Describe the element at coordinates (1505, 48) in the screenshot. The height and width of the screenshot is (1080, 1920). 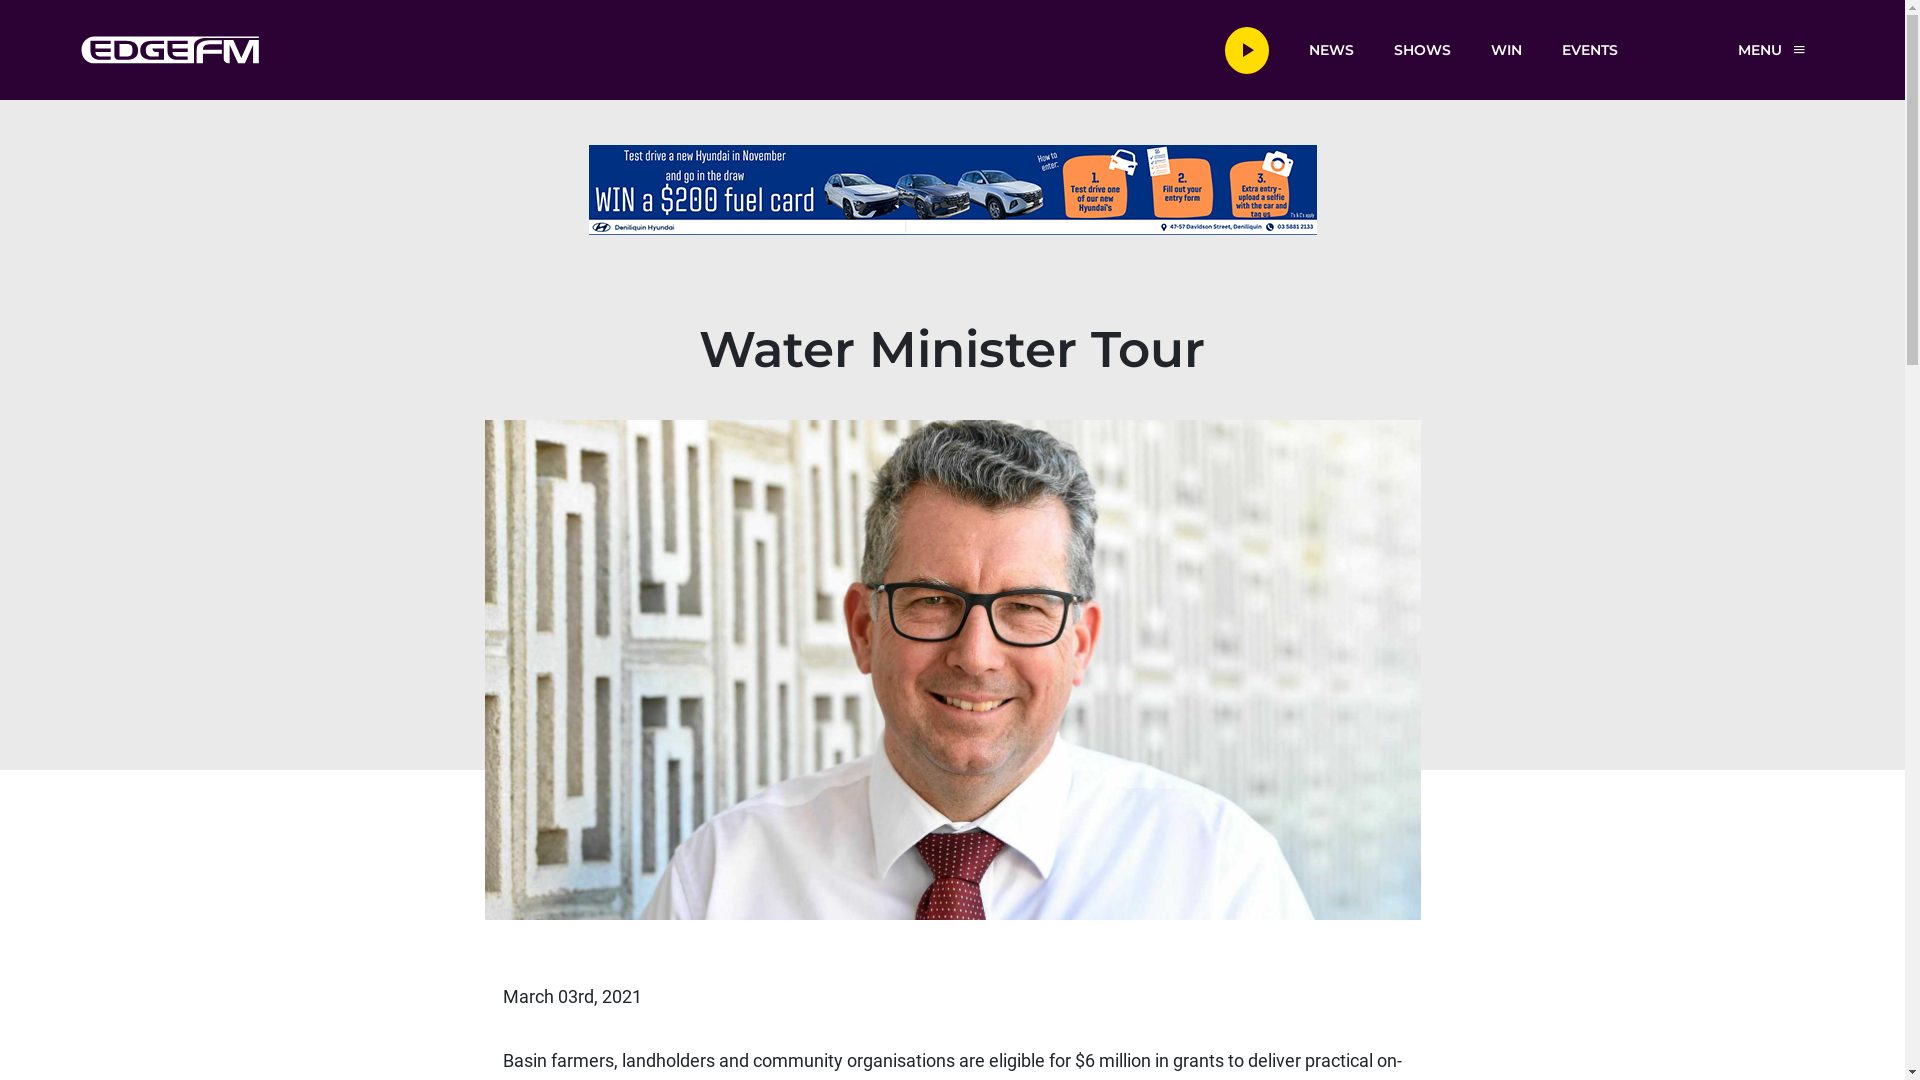
I see `'WIN'` at that location.